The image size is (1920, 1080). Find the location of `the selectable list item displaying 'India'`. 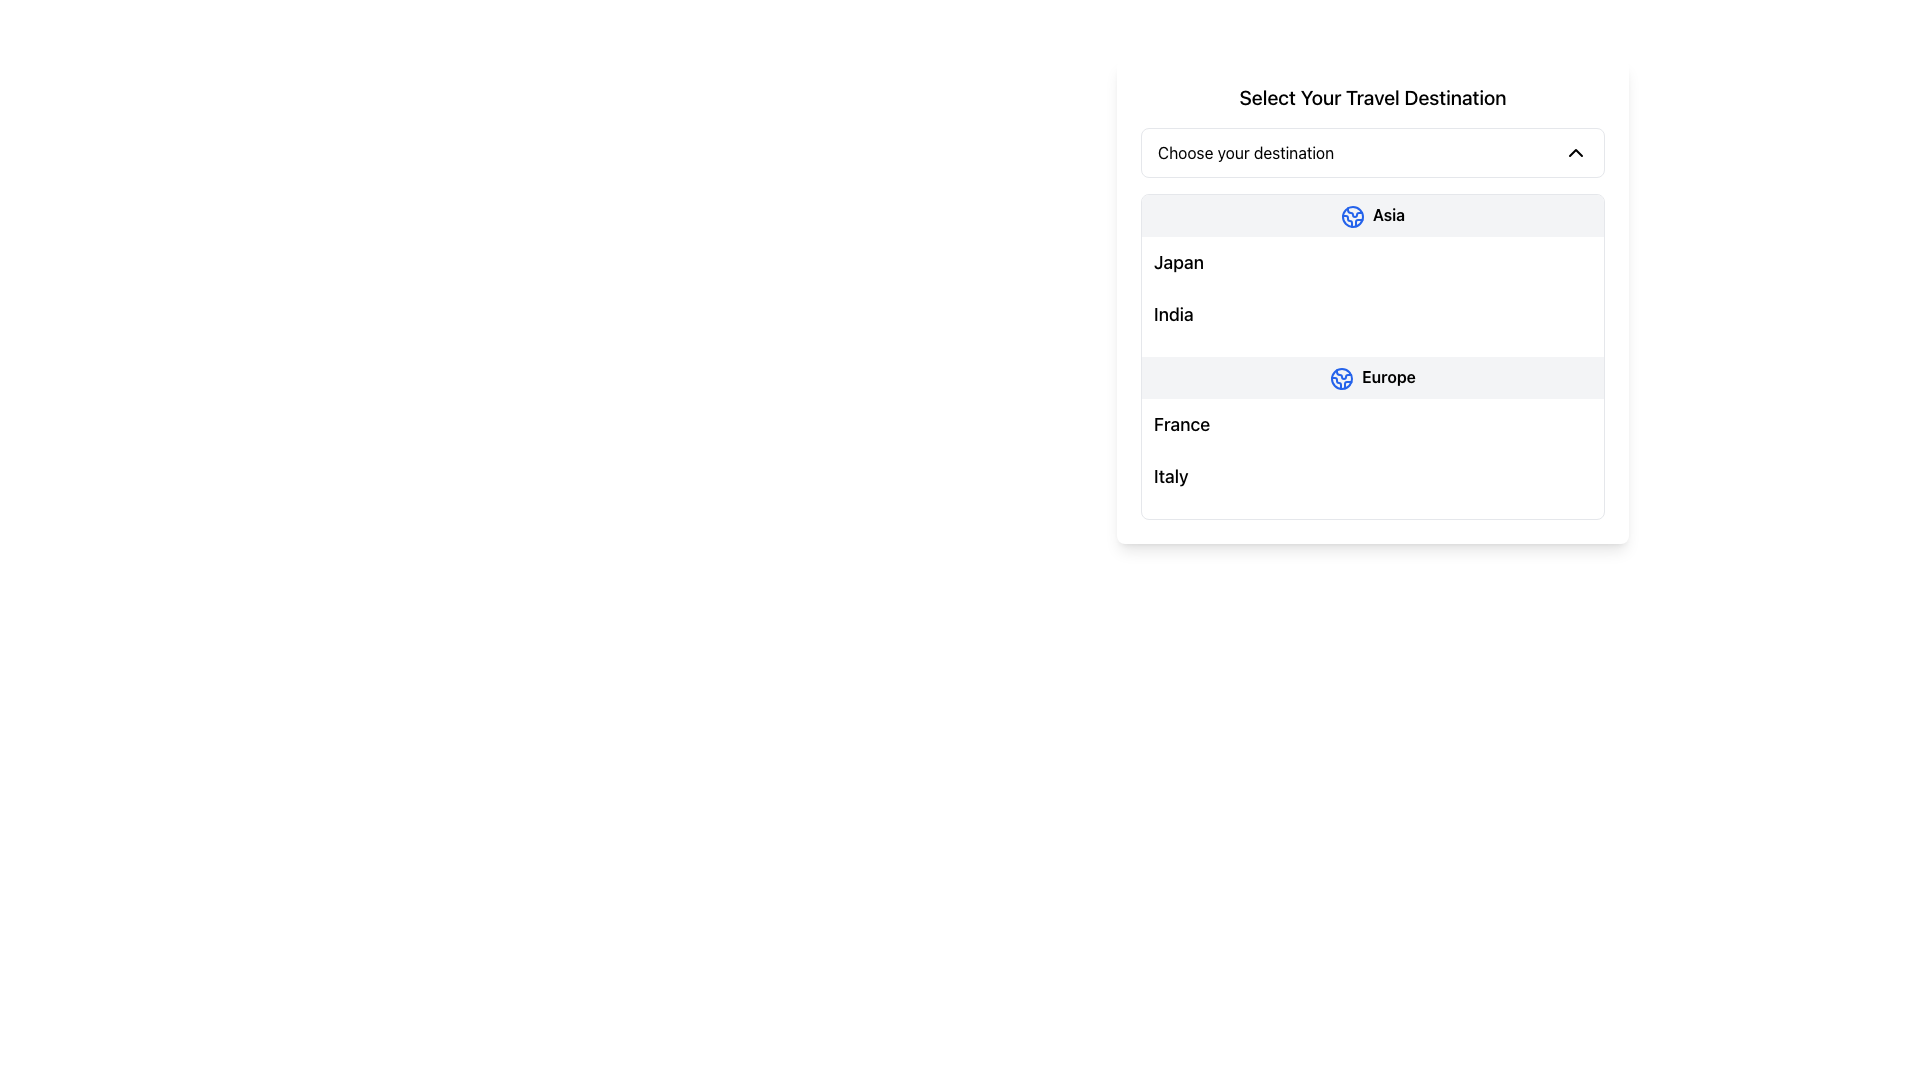

the selectable list item displaying 'India' is located at coordinates (1371, 313).